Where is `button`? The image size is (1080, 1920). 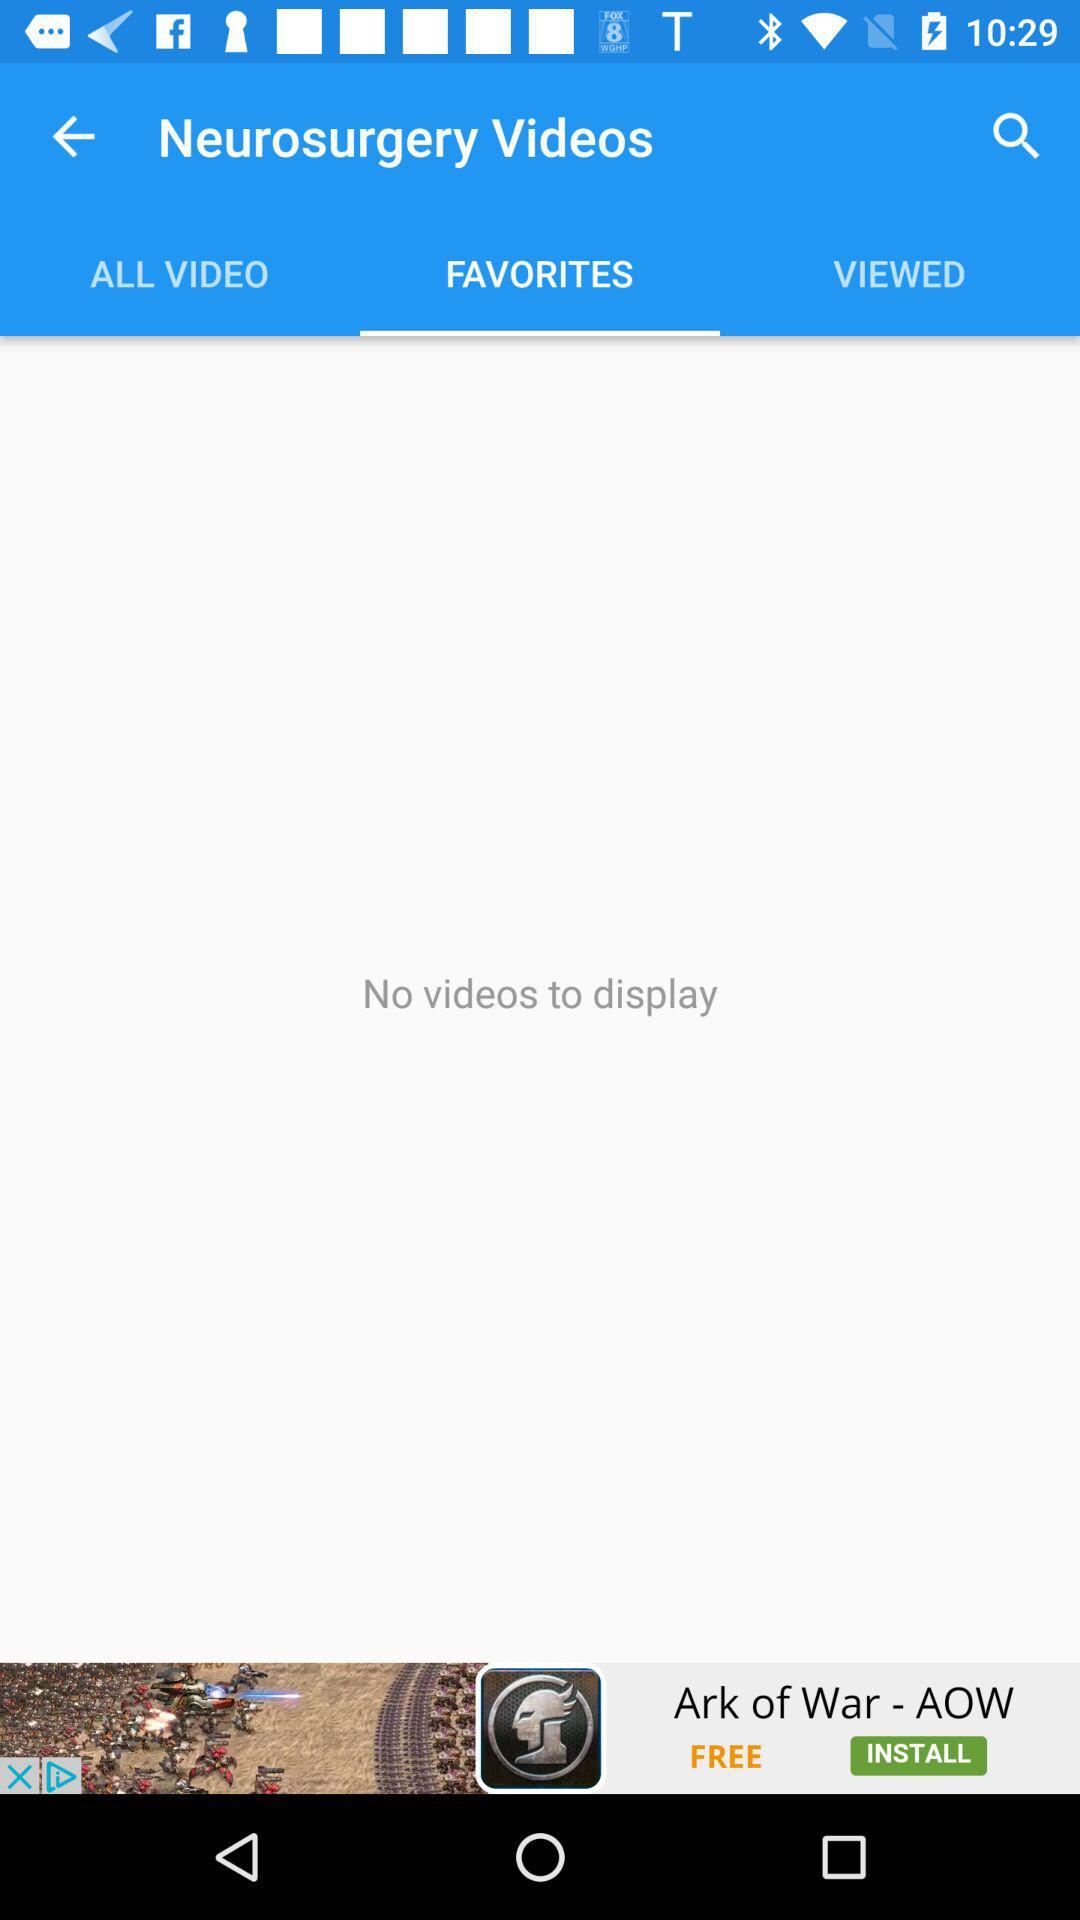
button is located at coordinates (540, 1727).